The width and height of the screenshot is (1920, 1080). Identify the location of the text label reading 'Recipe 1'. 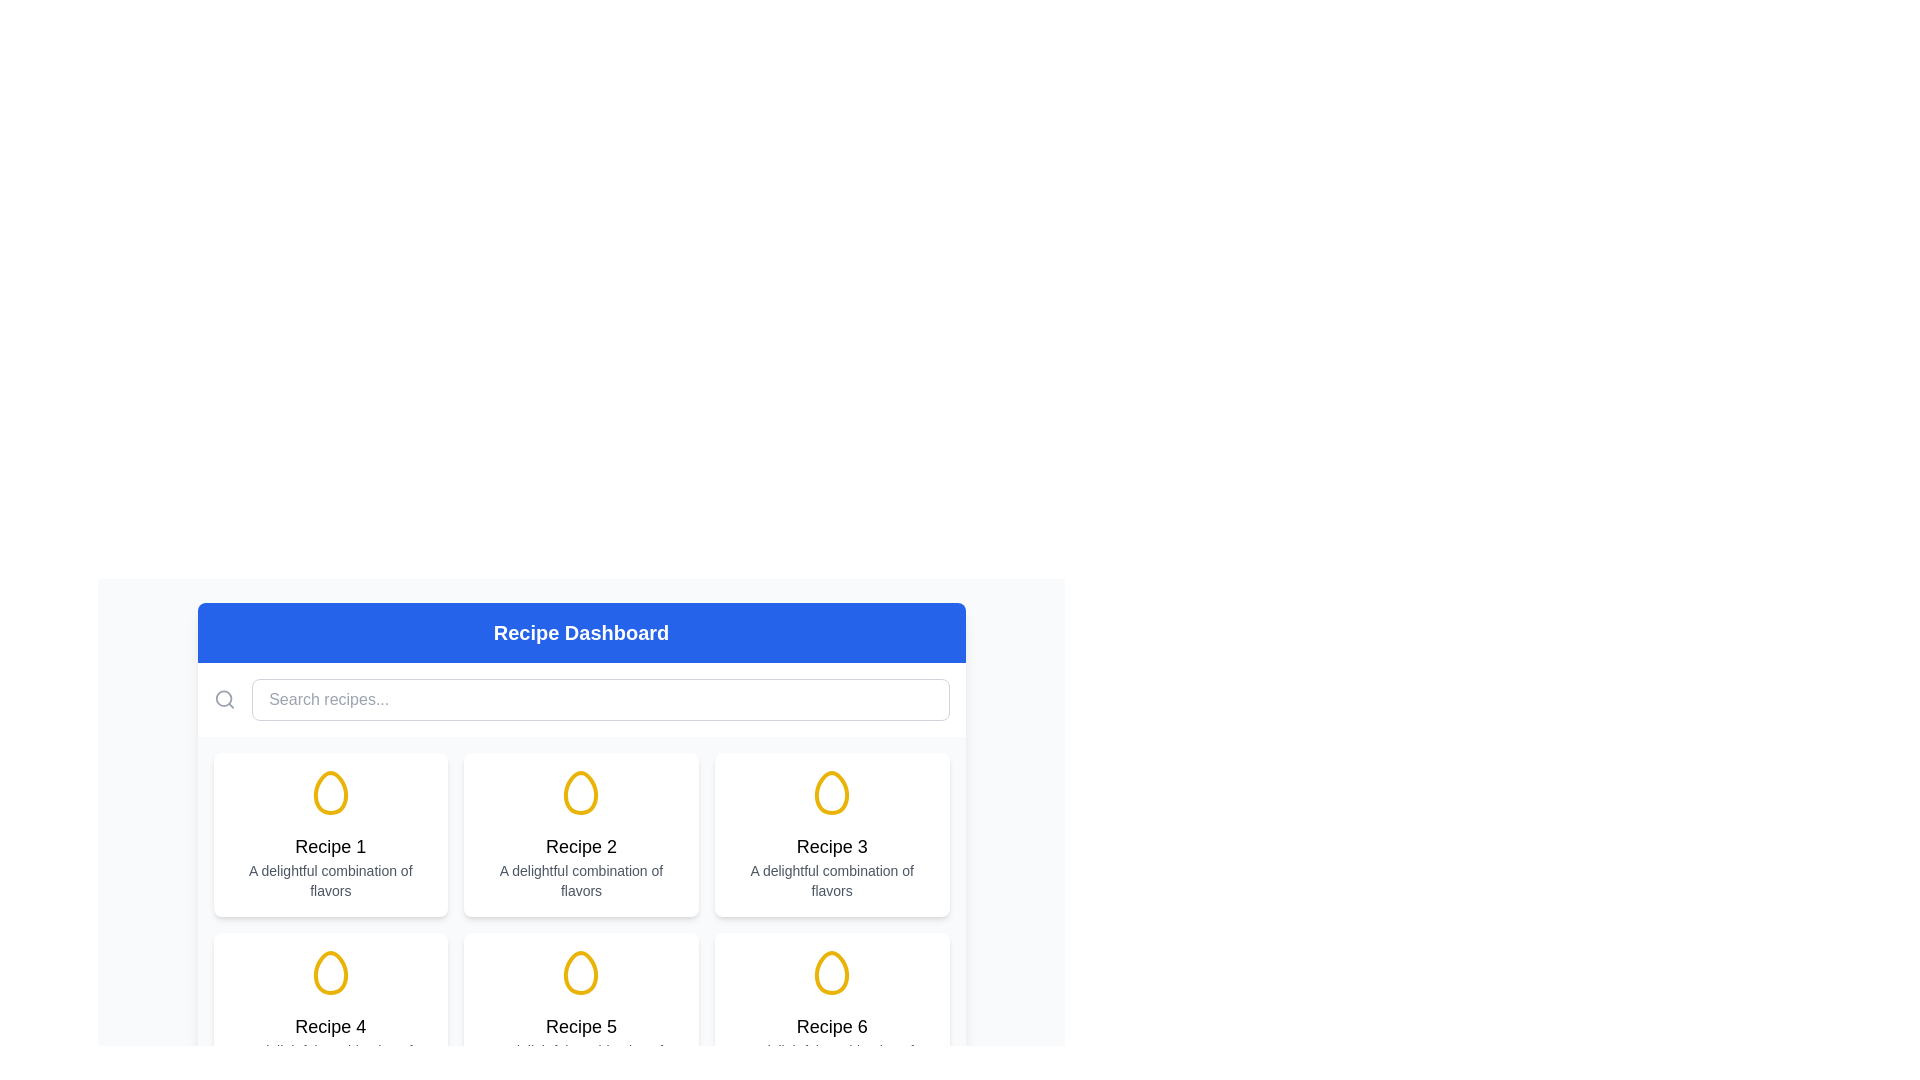
(330, 847).